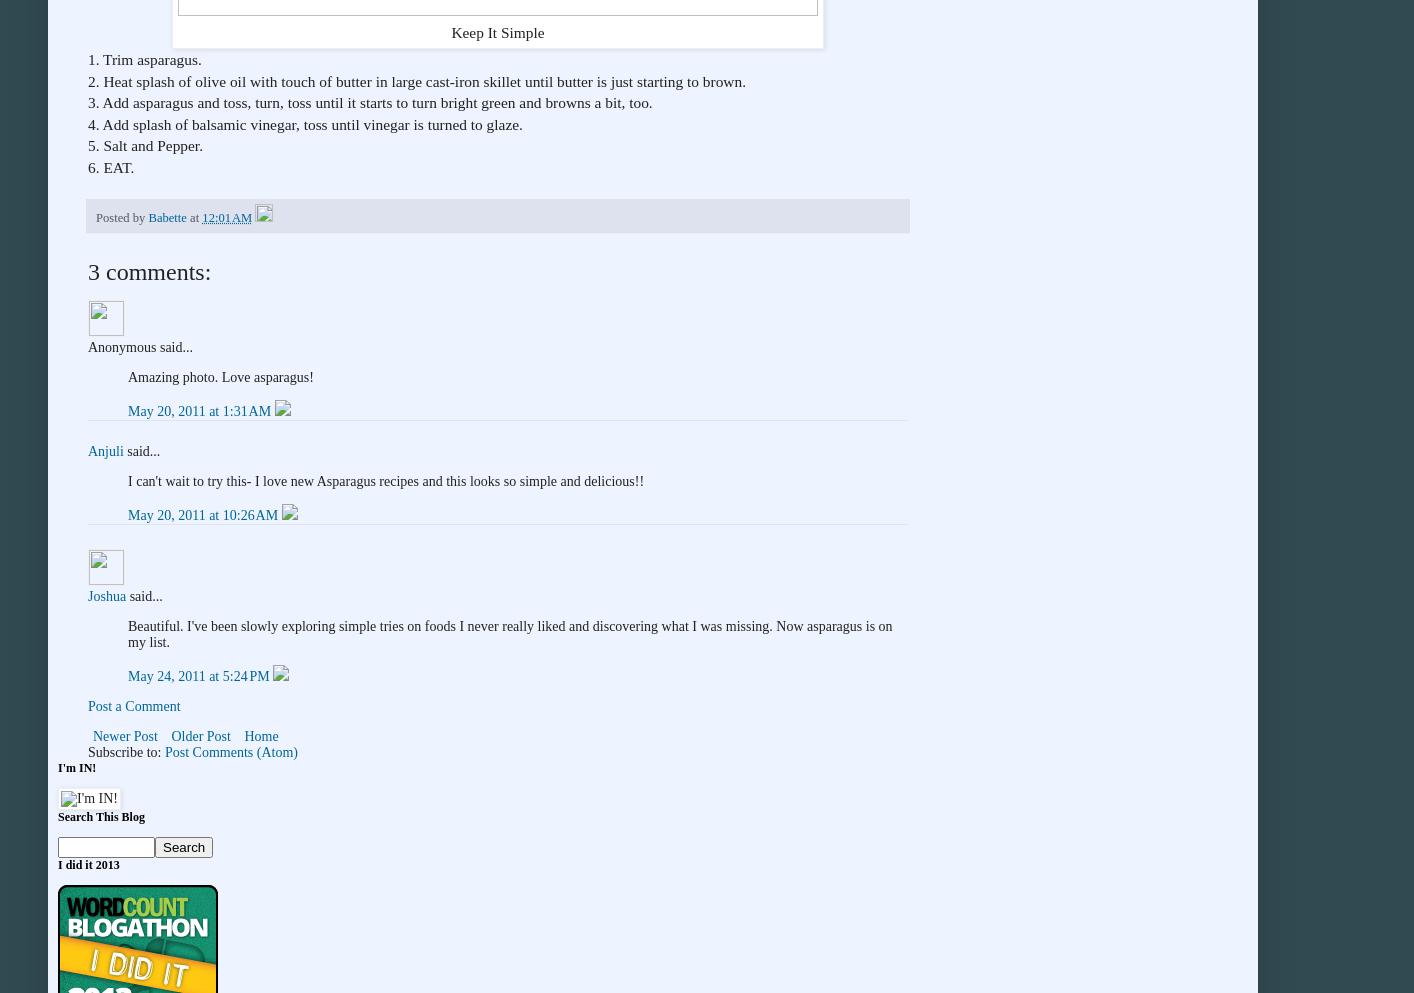 The height and width of the screenshot is (993, 1414). Describe the element at coordinates (109, 165) in the screenshot. I see `'6. EAT.'` at that location.